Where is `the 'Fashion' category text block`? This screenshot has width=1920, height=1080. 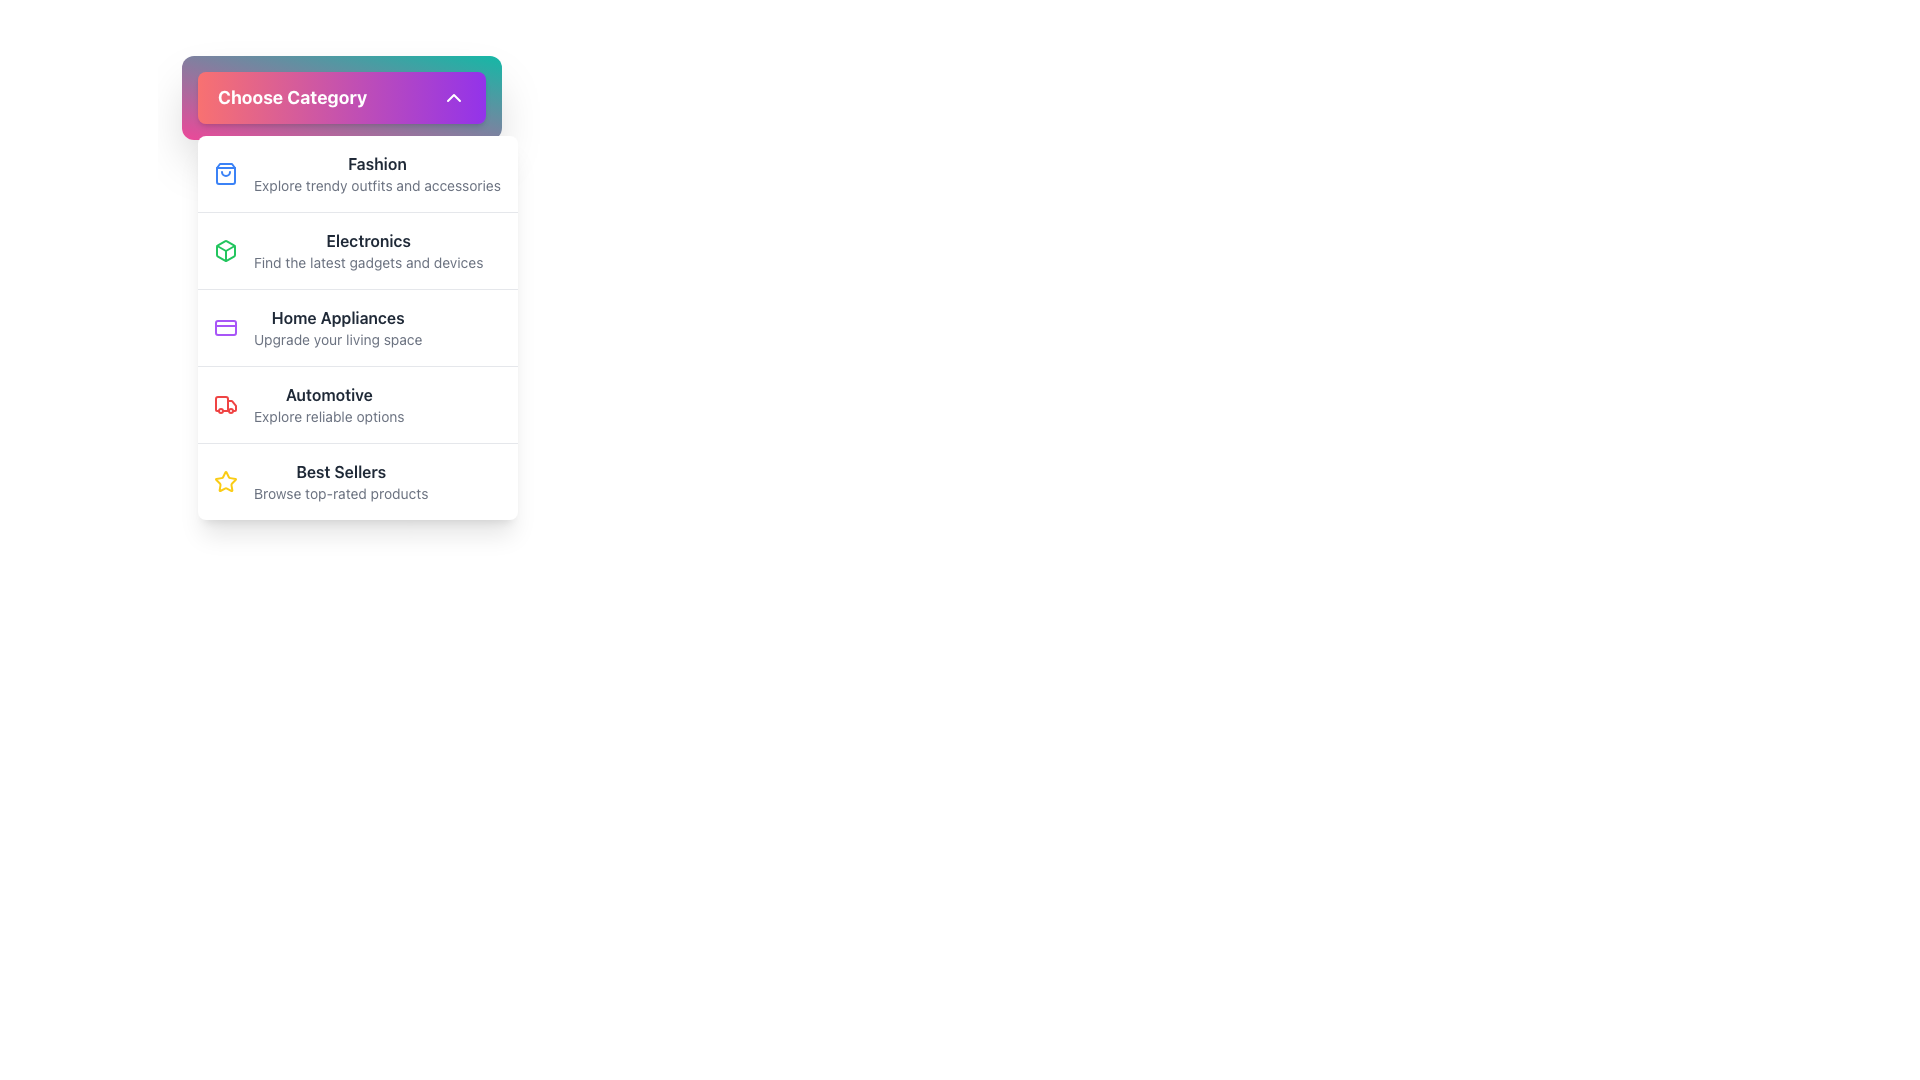 the 'Fashion' category text block is located at coordinates (377, 172).